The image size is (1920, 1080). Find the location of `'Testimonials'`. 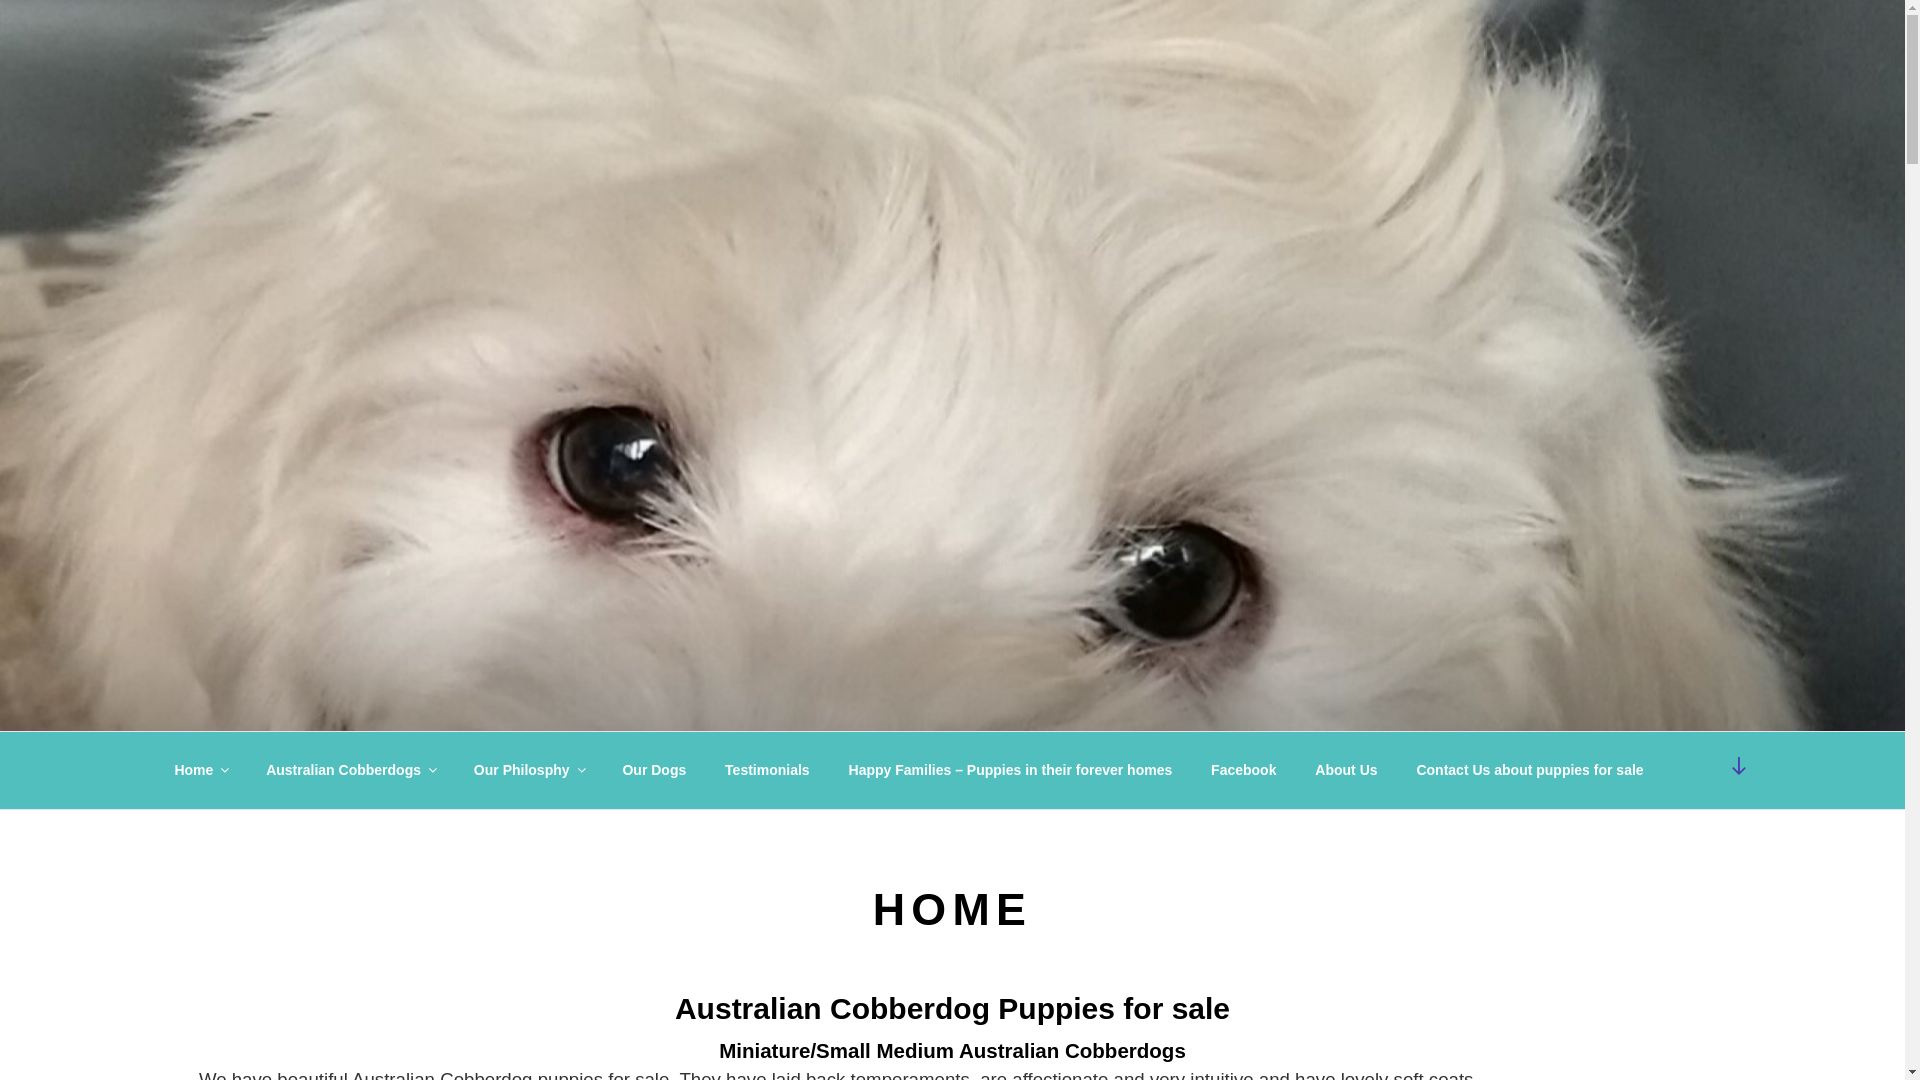

'Testimonials' is located at coordinates (708, 769).